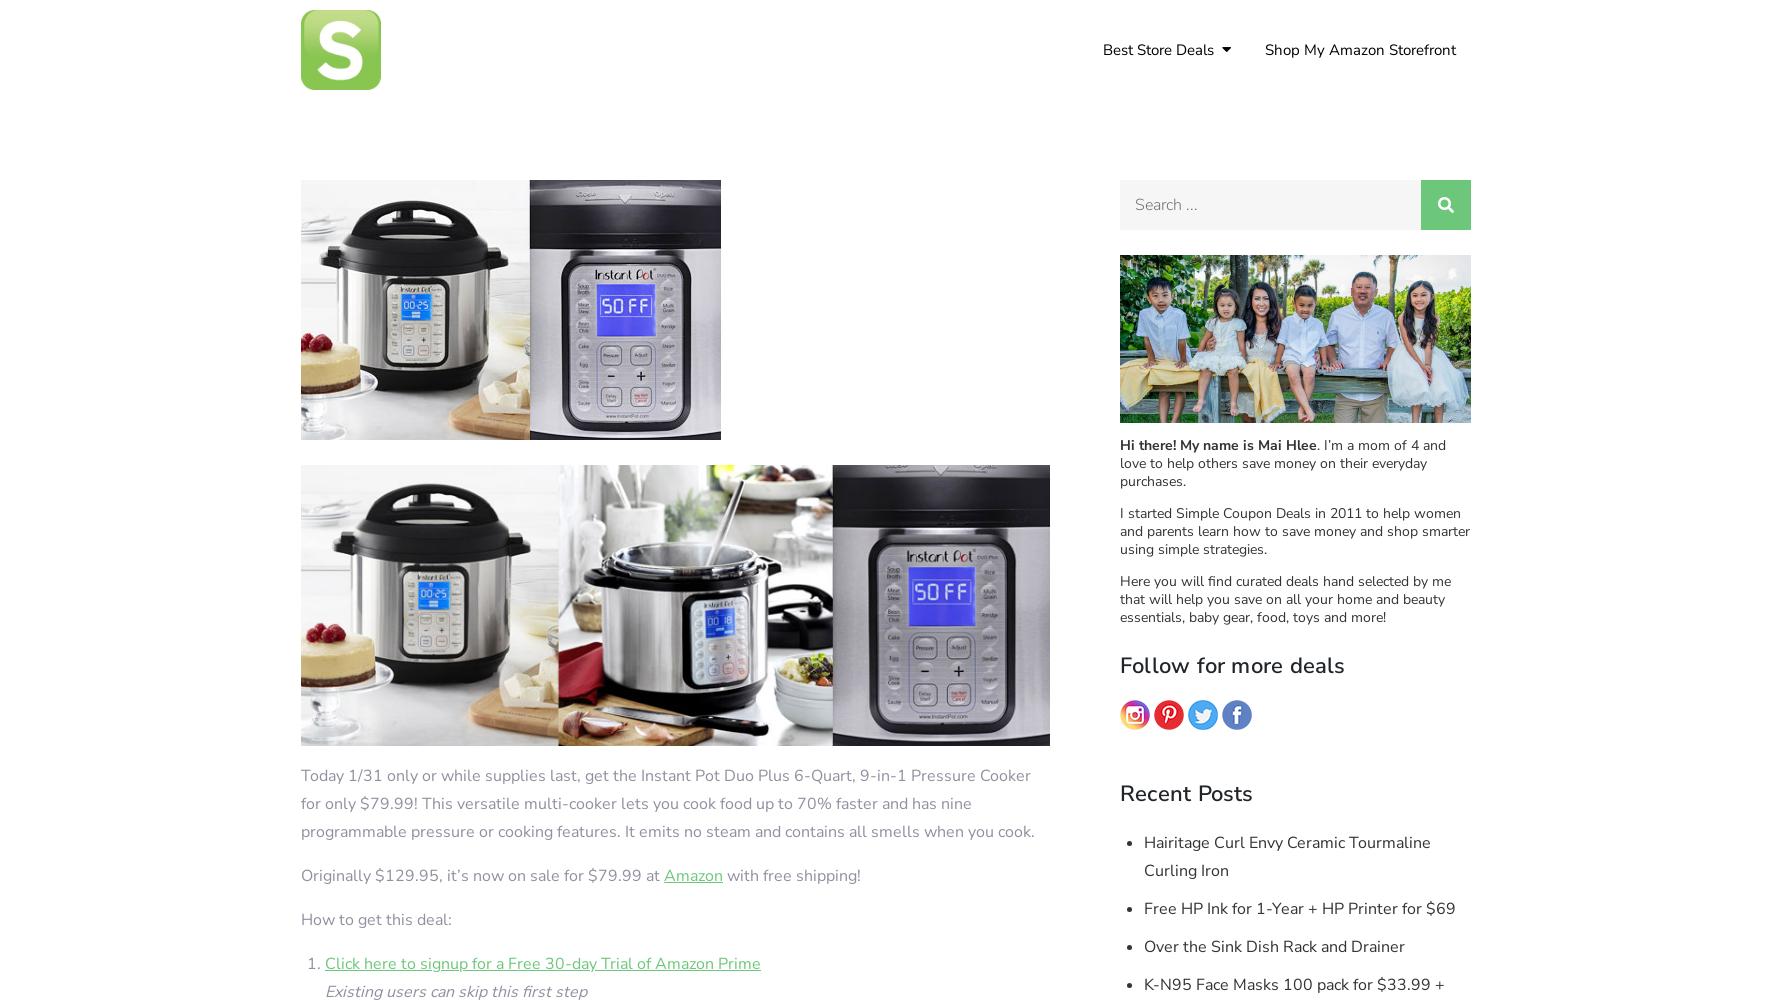 This screenshot has width=1772, height=1000. Describe the element at coordinates (300, 803) in the screenshot. I see `'Today 1/31 only or while supplies last, get the Instant Pot Duo Plus 6-Quart, 9-in-1 Pressure Cooker for only $79.99! This versatile multi-cooker lets you cook food up to 70% faster and has nine programmable pressure or cooking features. It emits no steam and contains all smells when you cook.'` at that location.